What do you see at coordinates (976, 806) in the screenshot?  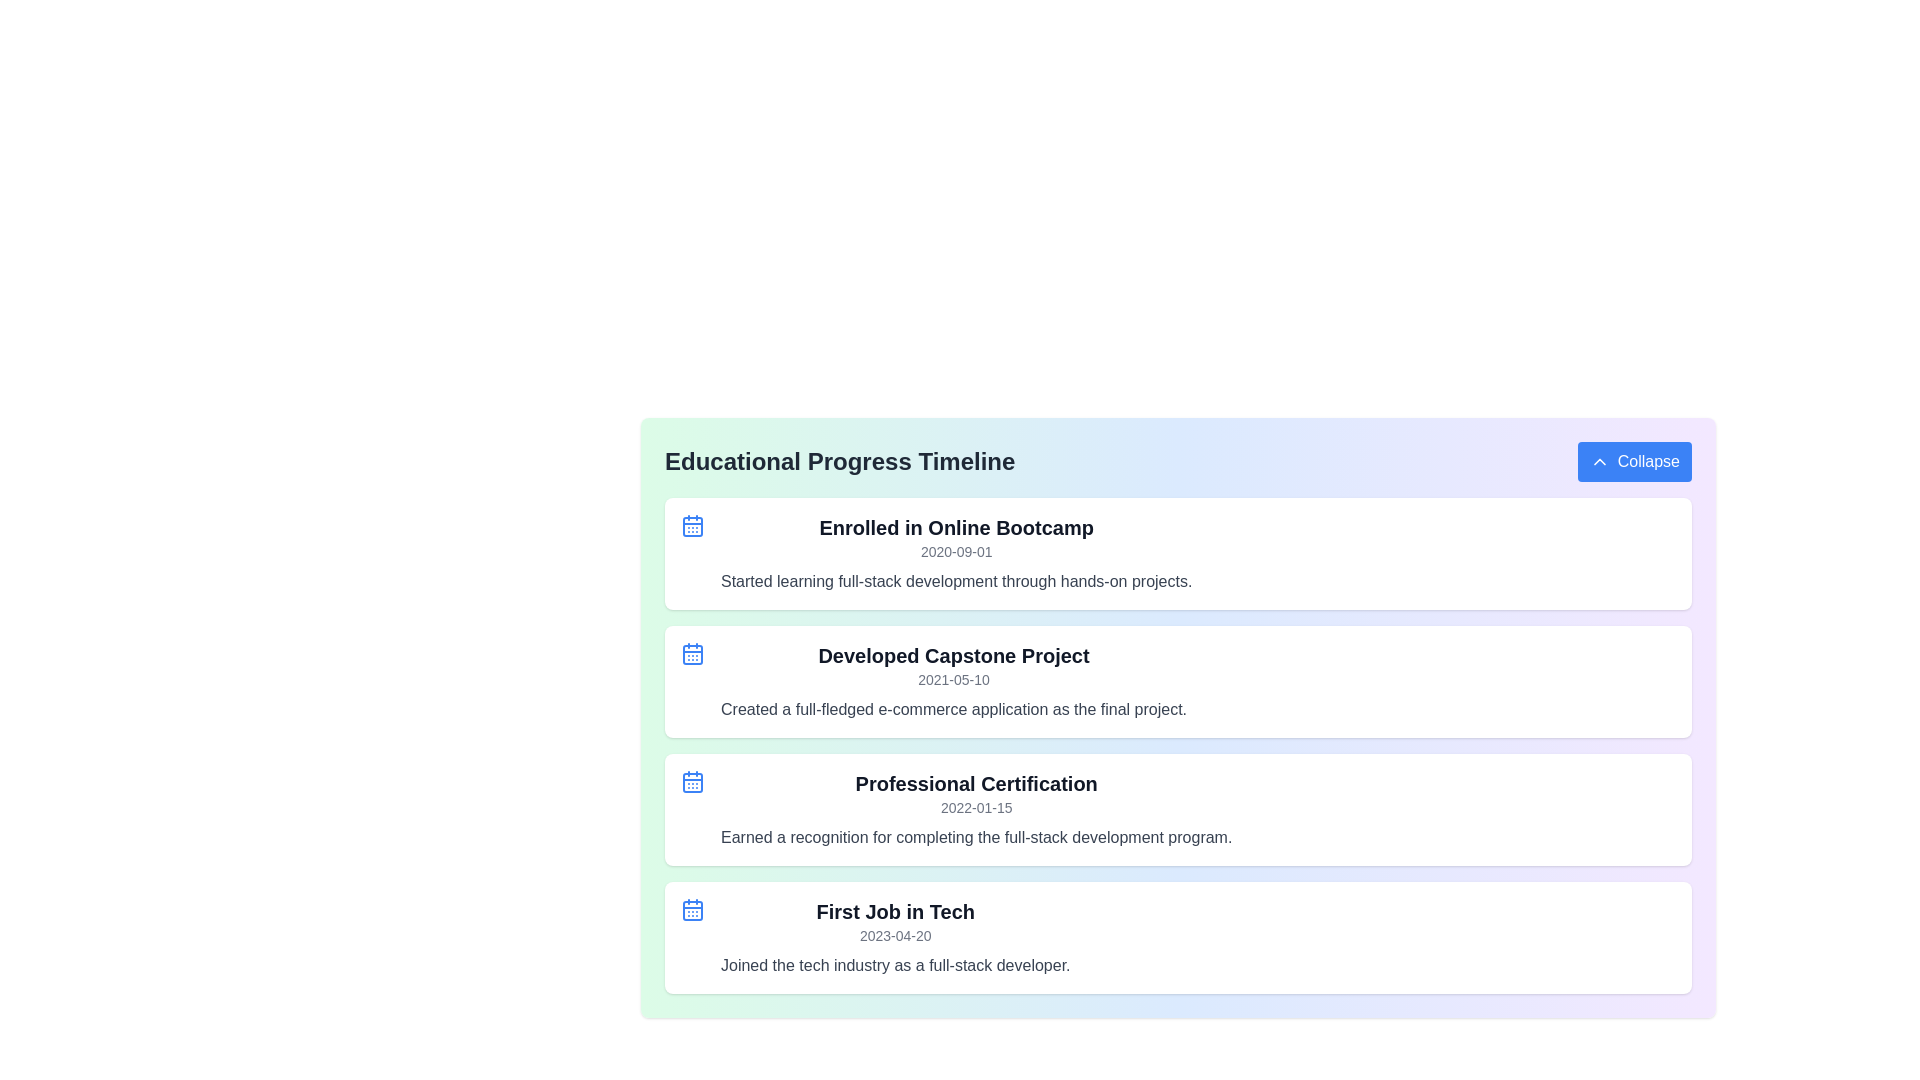 I see `the text displaying the date '2022-01-15', which is located below the heading 'Professional Certification' and above the description text in the third card of the timeline items` at bounding box center [976, 806].